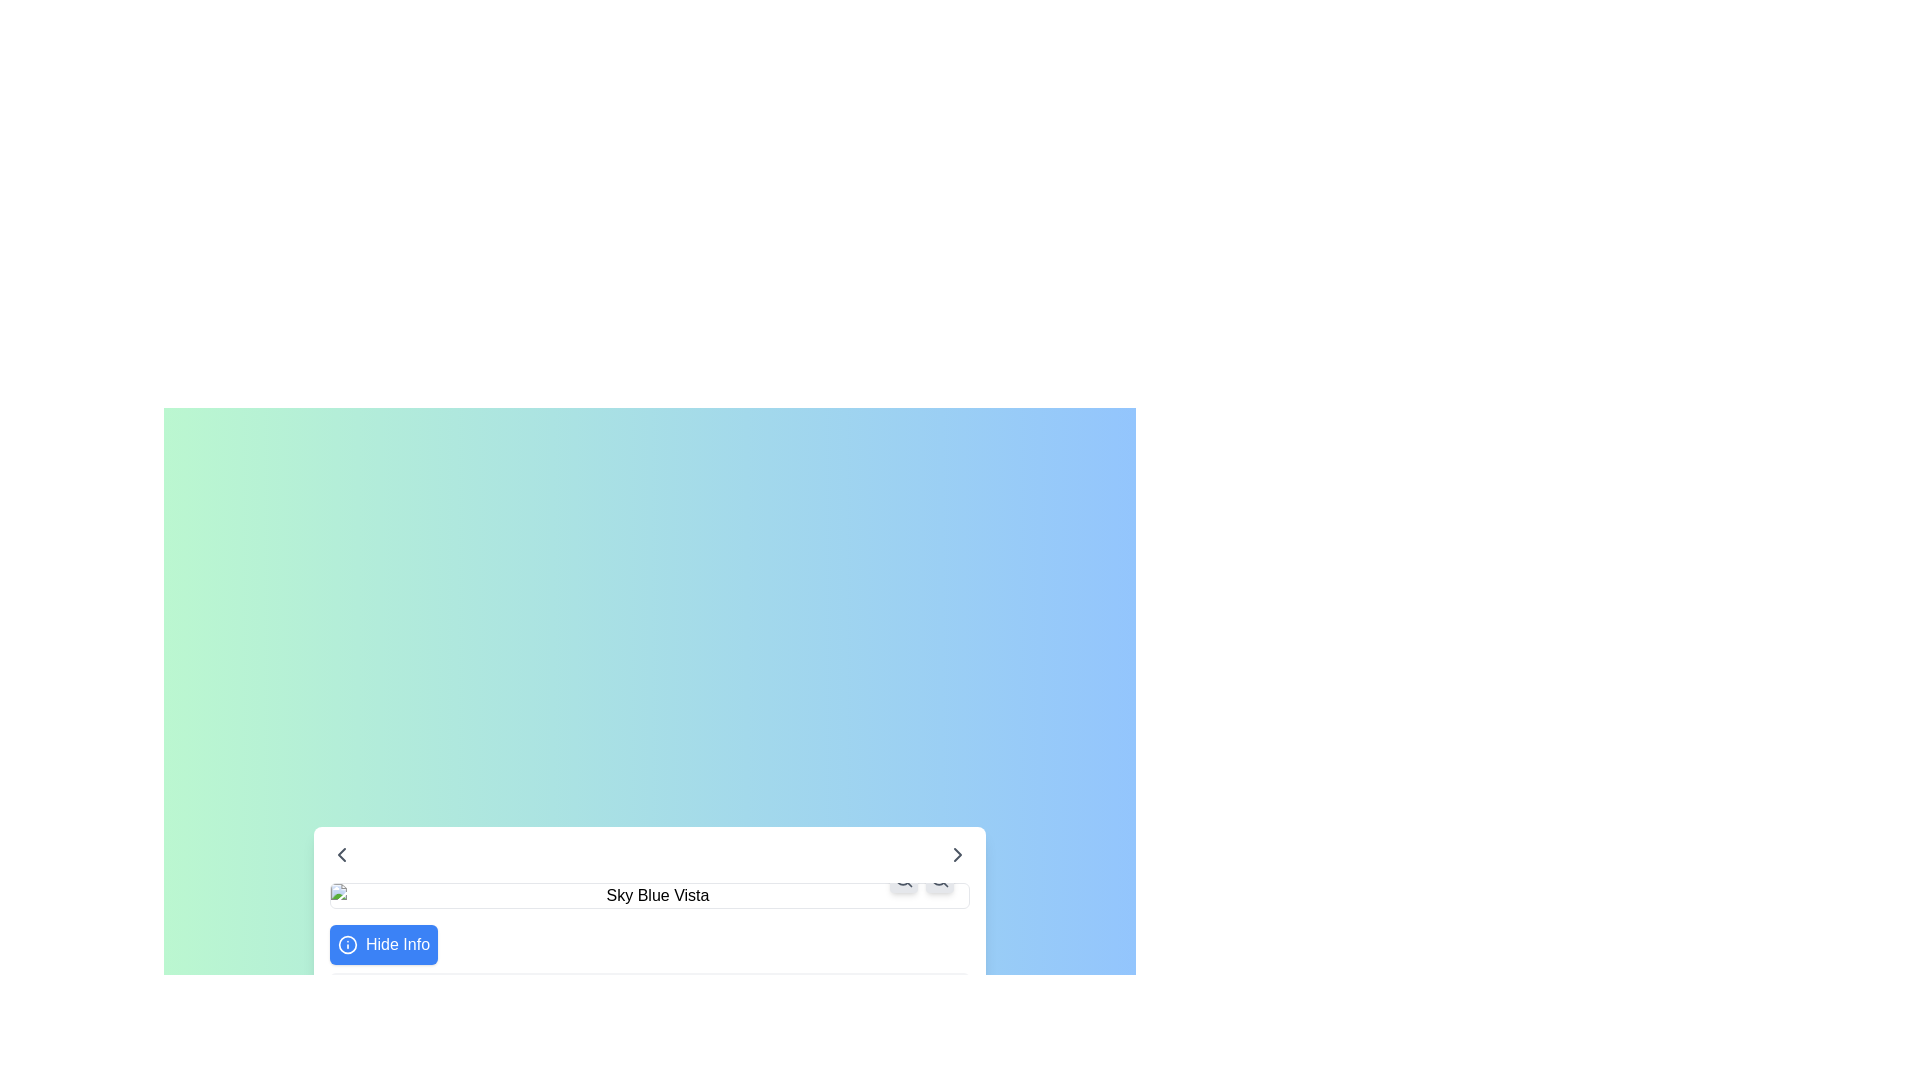 The width and height of the screenshot is (1920, 1080). I want to click on the left-pointing chevron arrow icon, so click(341, 855).